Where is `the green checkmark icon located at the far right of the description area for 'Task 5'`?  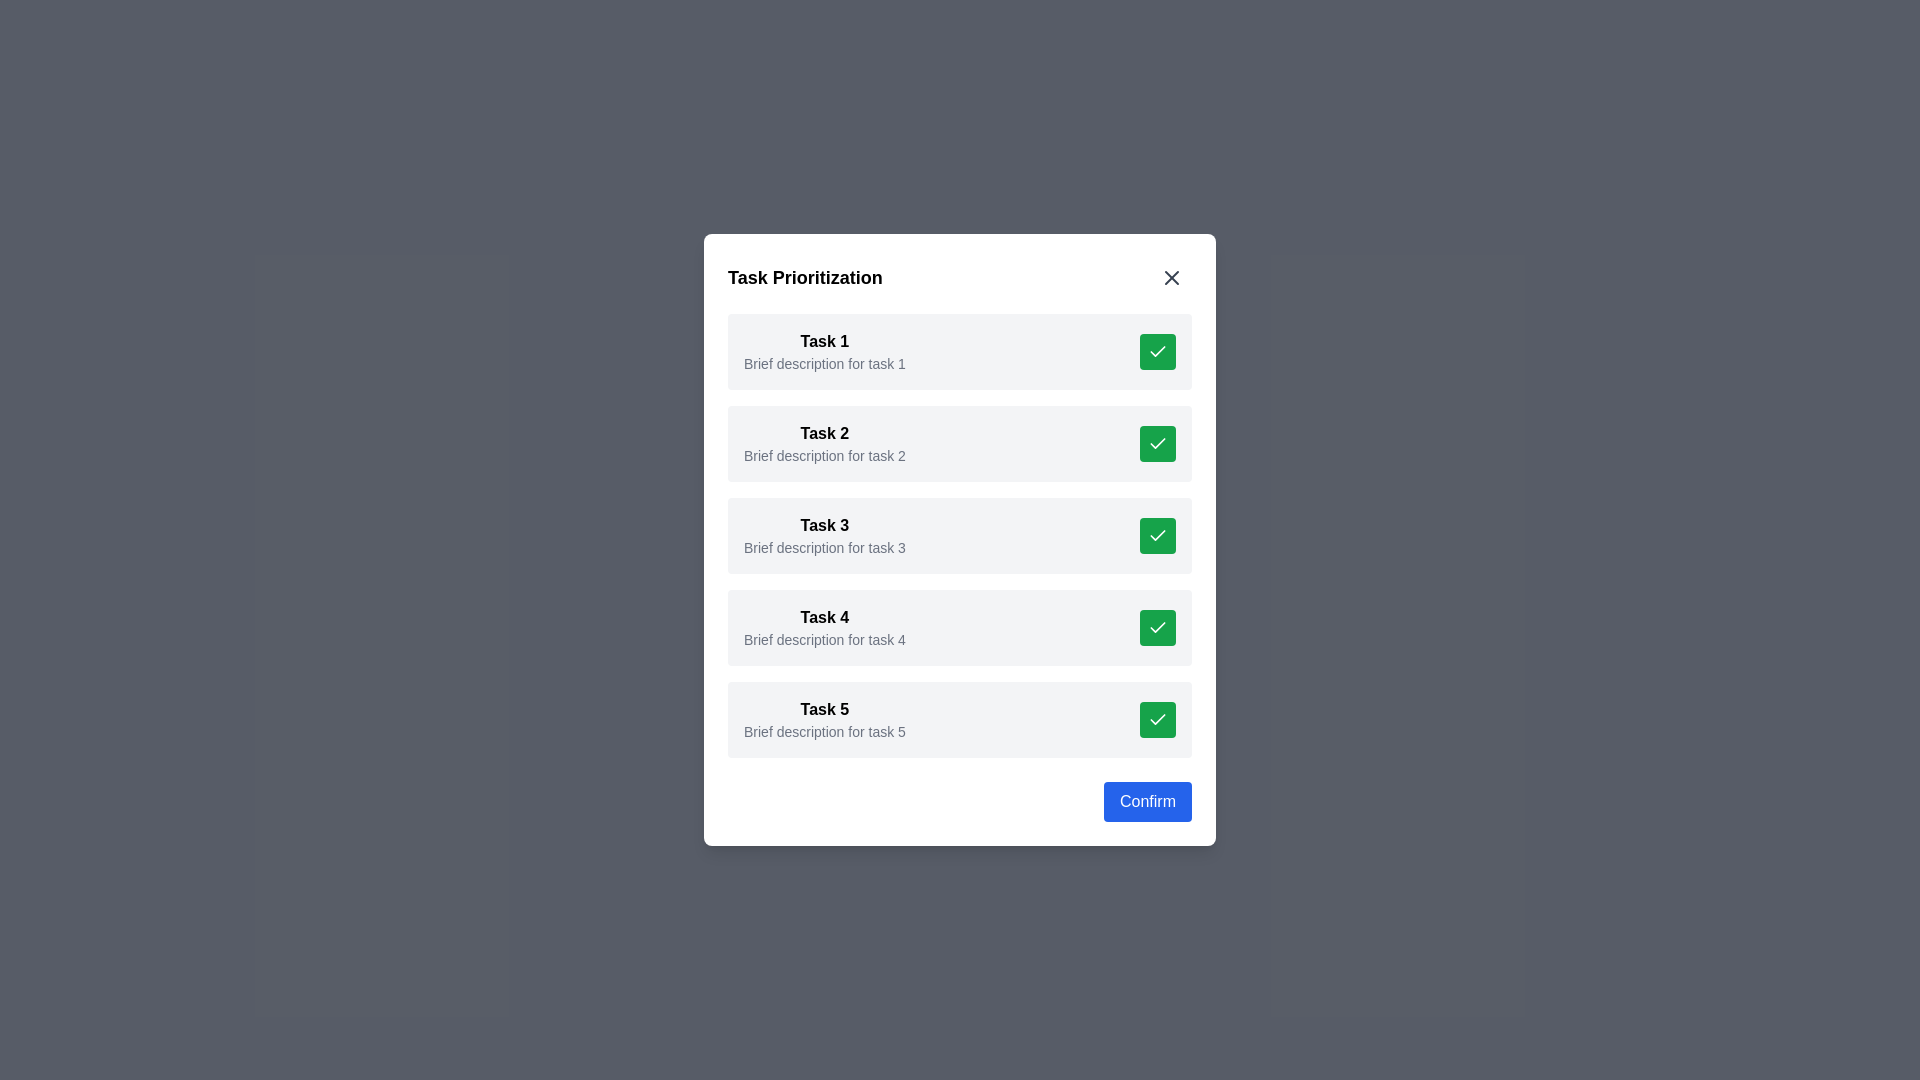
the green checkmark icon located at the far right of the description area for 'Task 5' is located at coordinates (1157, 717).